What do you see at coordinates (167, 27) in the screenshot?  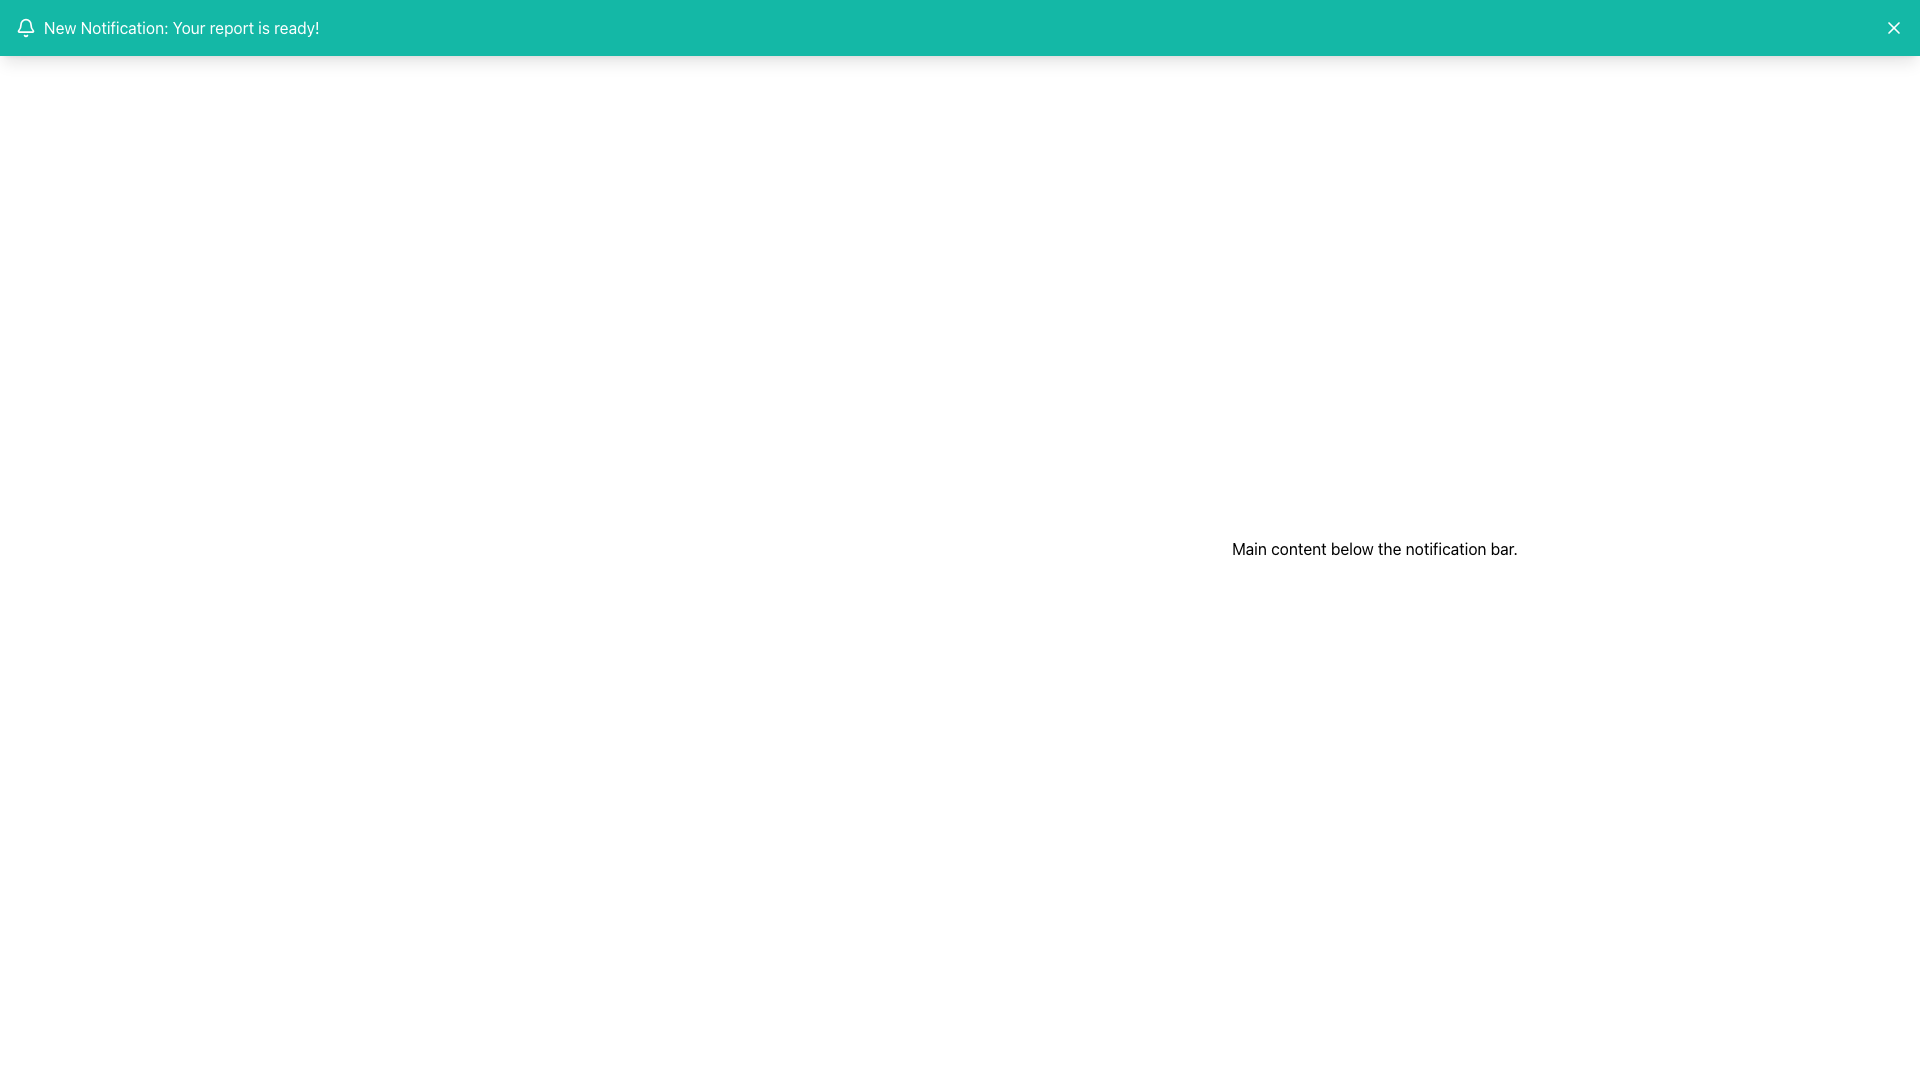 I see `the first notification message located in the fixed top banner at the top-left corner of the page` at bounding box center [167, 27].